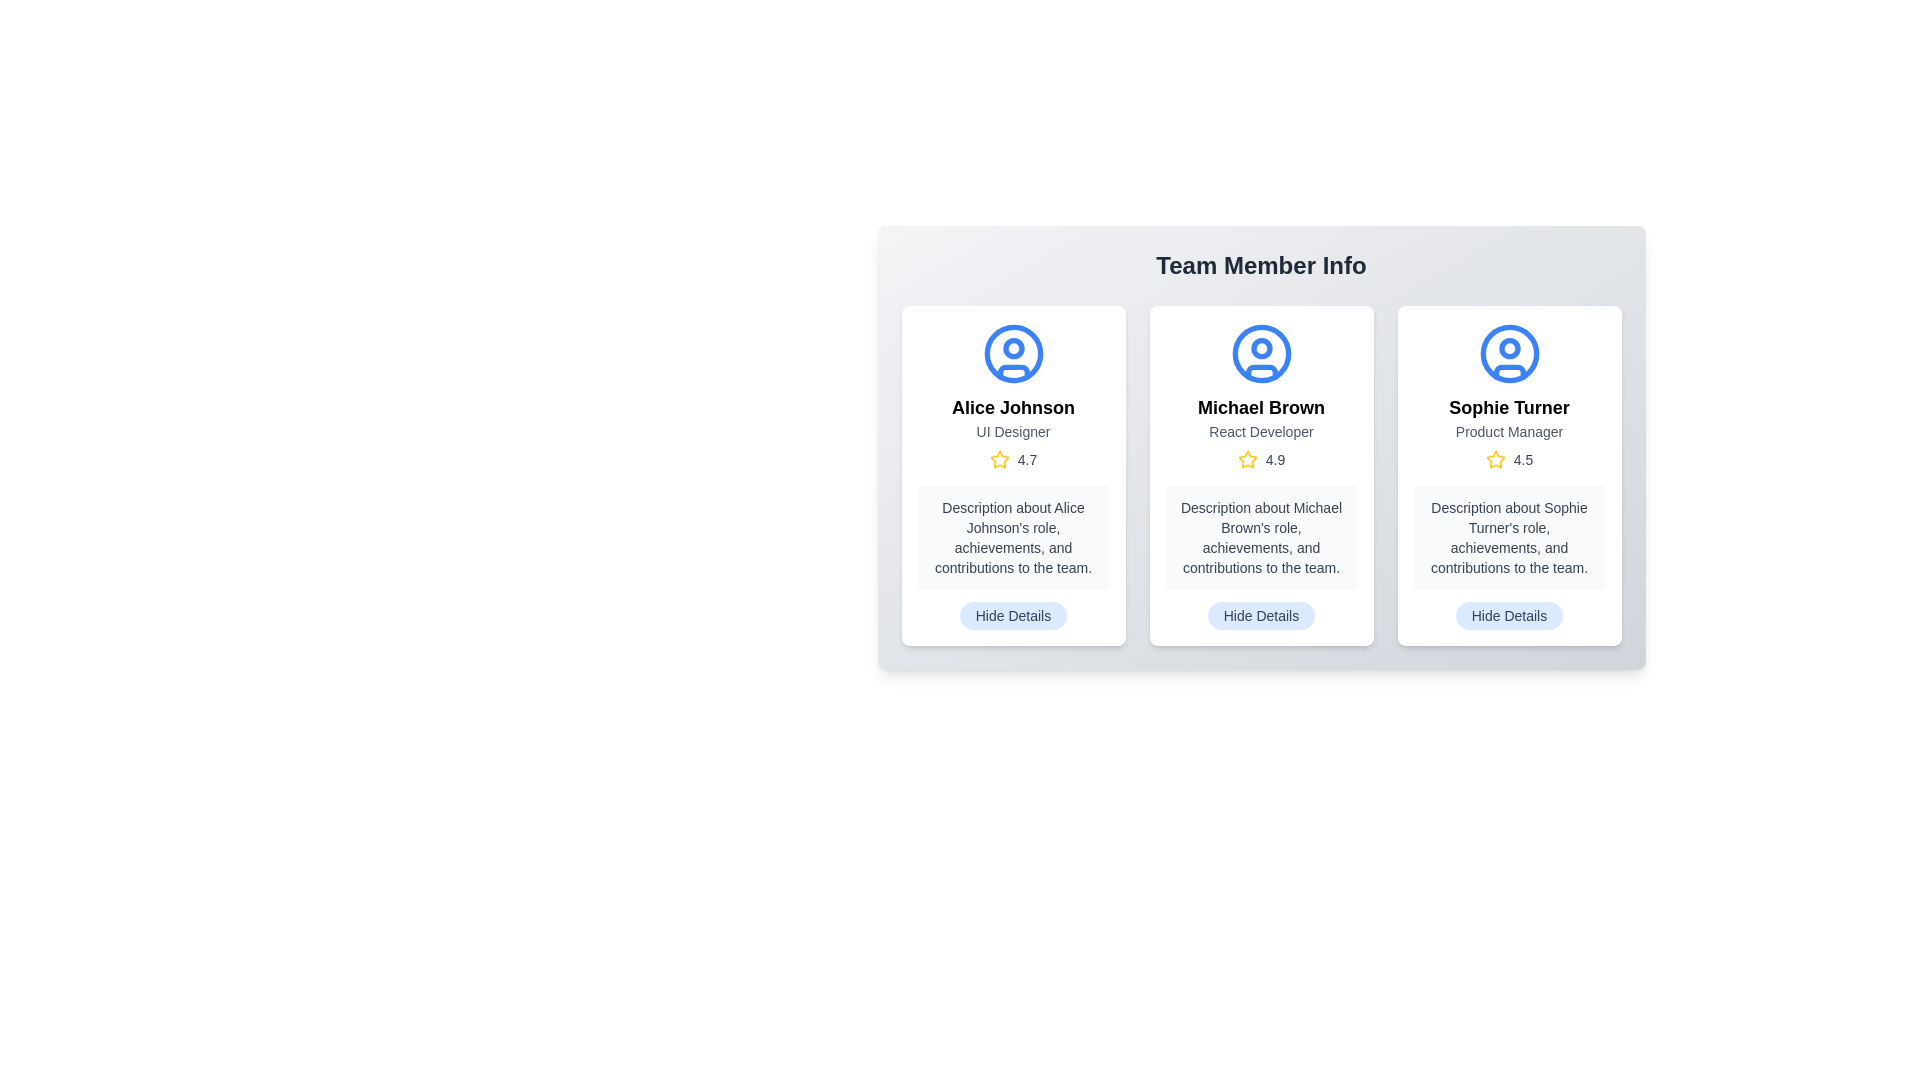 The width and height of the screenshot is (1920, 1080). Describe the element at coordinates (1013, 536) in the screenshot. I see `text contained within the text block about Alice Johnson's role, achievements, and contributions to the team, which is styled with a light gray background and rounded corners, located below the rating information and above the 'Hide Details' button` at that location.